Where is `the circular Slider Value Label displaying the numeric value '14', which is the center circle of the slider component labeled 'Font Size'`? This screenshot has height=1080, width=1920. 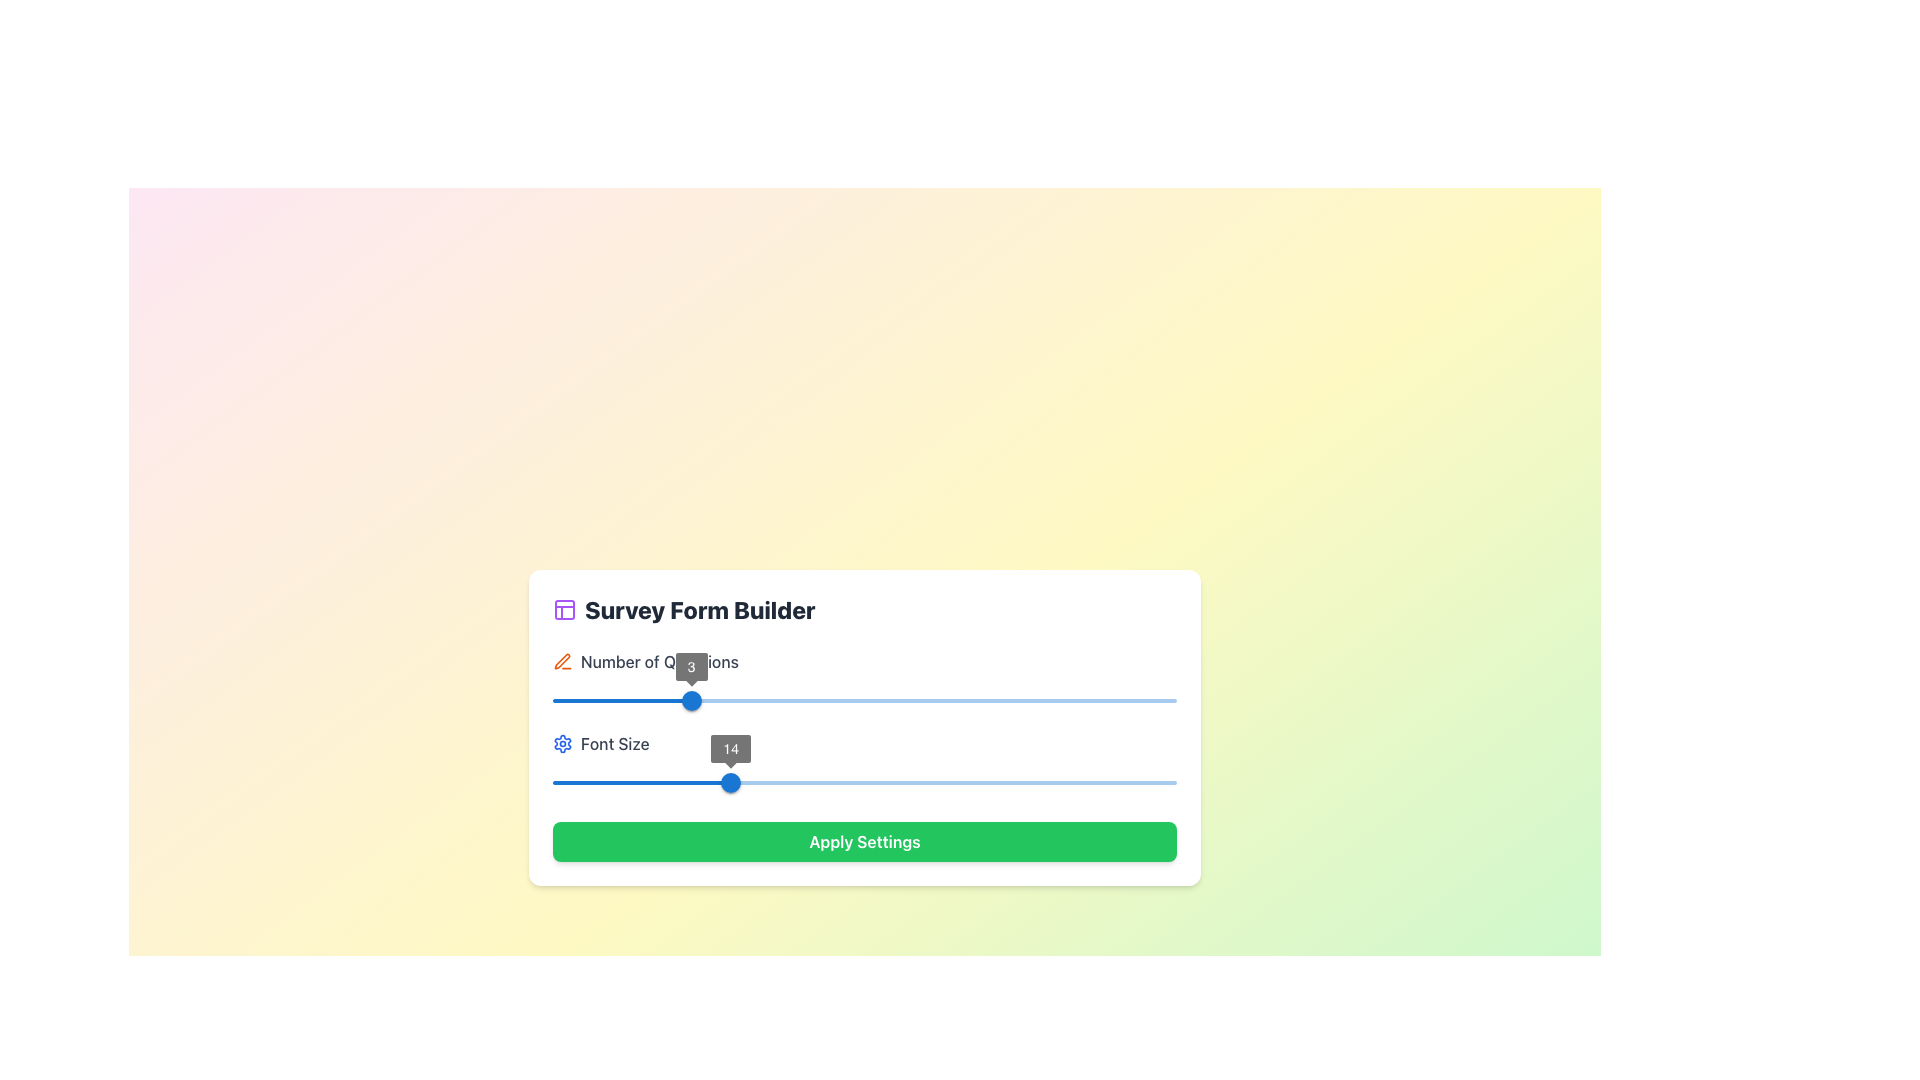
the circular Slider Value Label displaying the numeric value '14', which is the center circle of the slider component labeled 'Font Size' is located at coordinates (730, 748).